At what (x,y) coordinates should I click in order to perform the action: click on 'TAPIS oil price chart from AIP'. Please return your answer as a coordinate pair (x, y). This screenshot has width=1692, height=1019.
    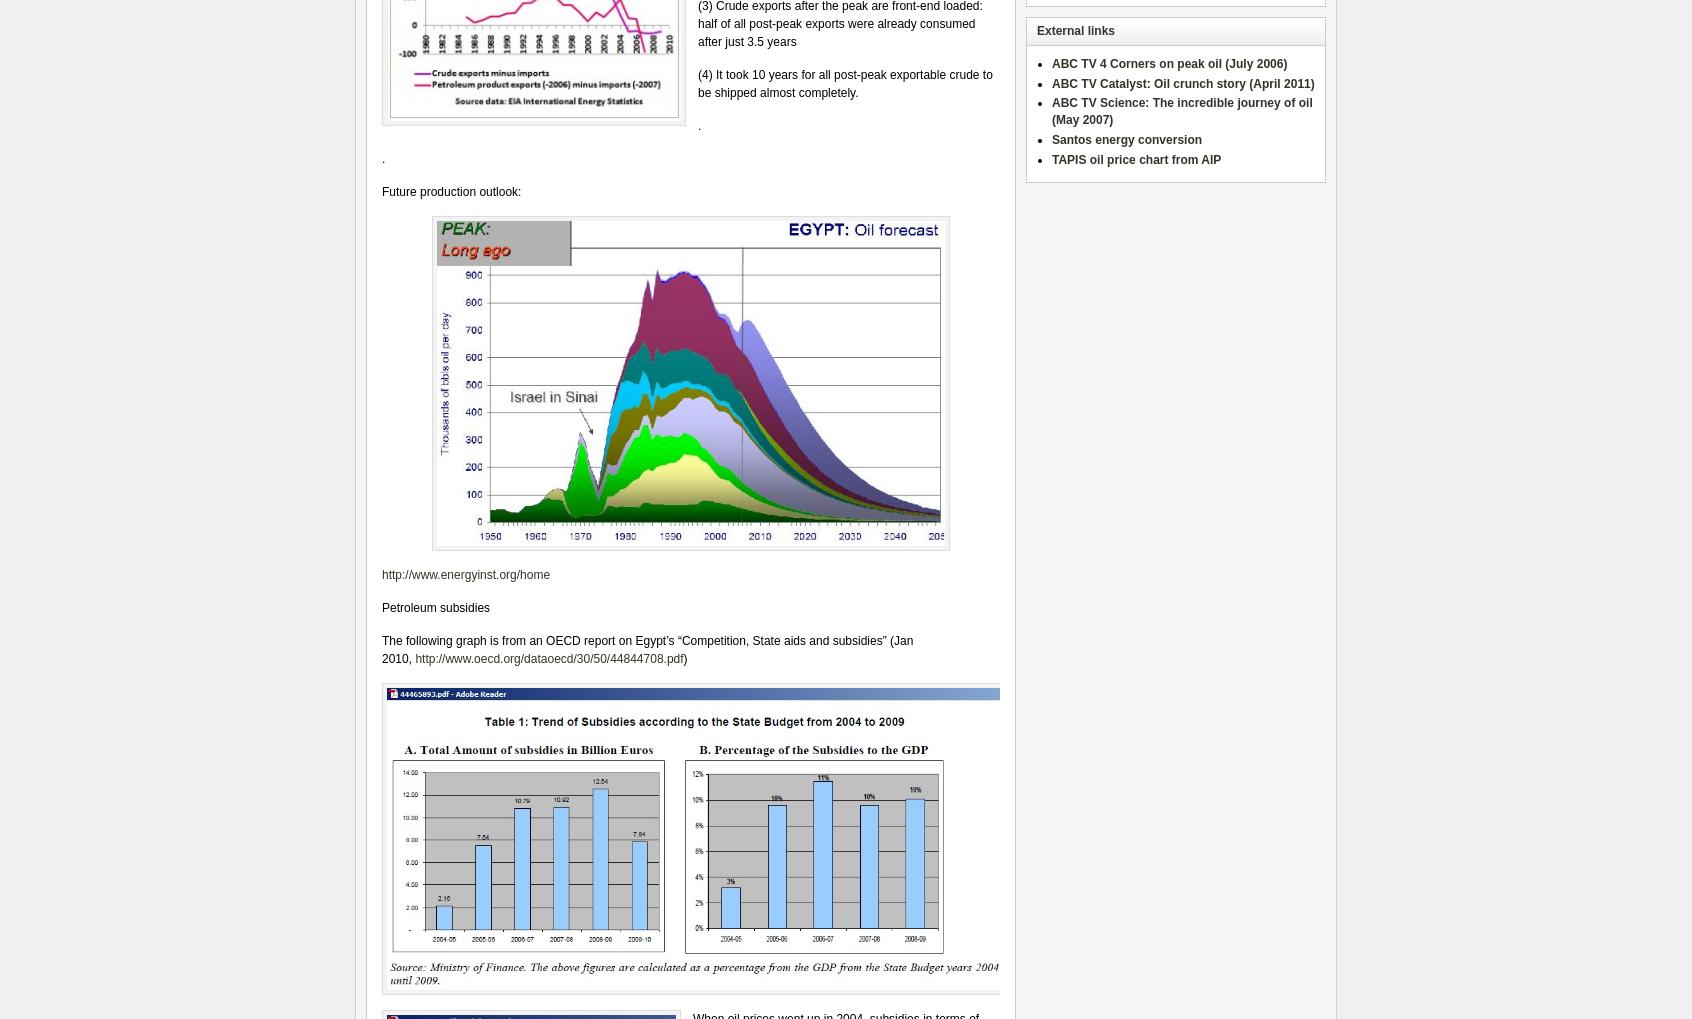
    Looking at the image, I should click on (1135, 158).